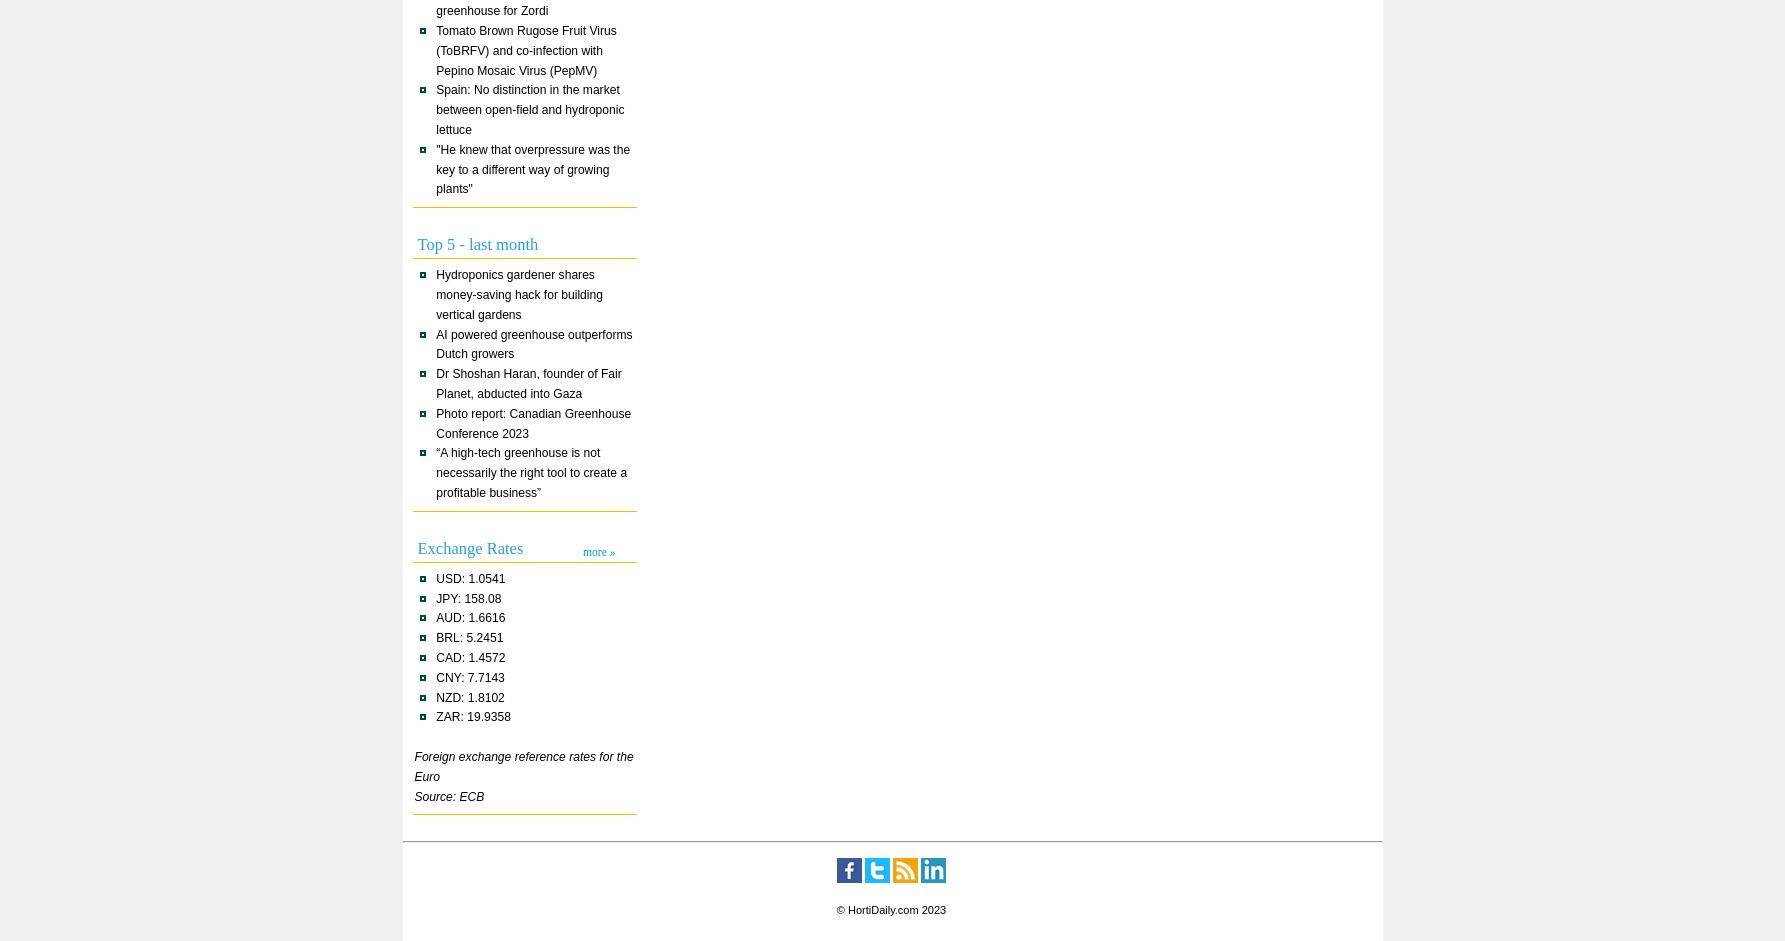 The image size is (1785, 941). Describe the element at coordinates (468, 637) in the screenshot. I see `'BRL: 5.2451'` at that location.